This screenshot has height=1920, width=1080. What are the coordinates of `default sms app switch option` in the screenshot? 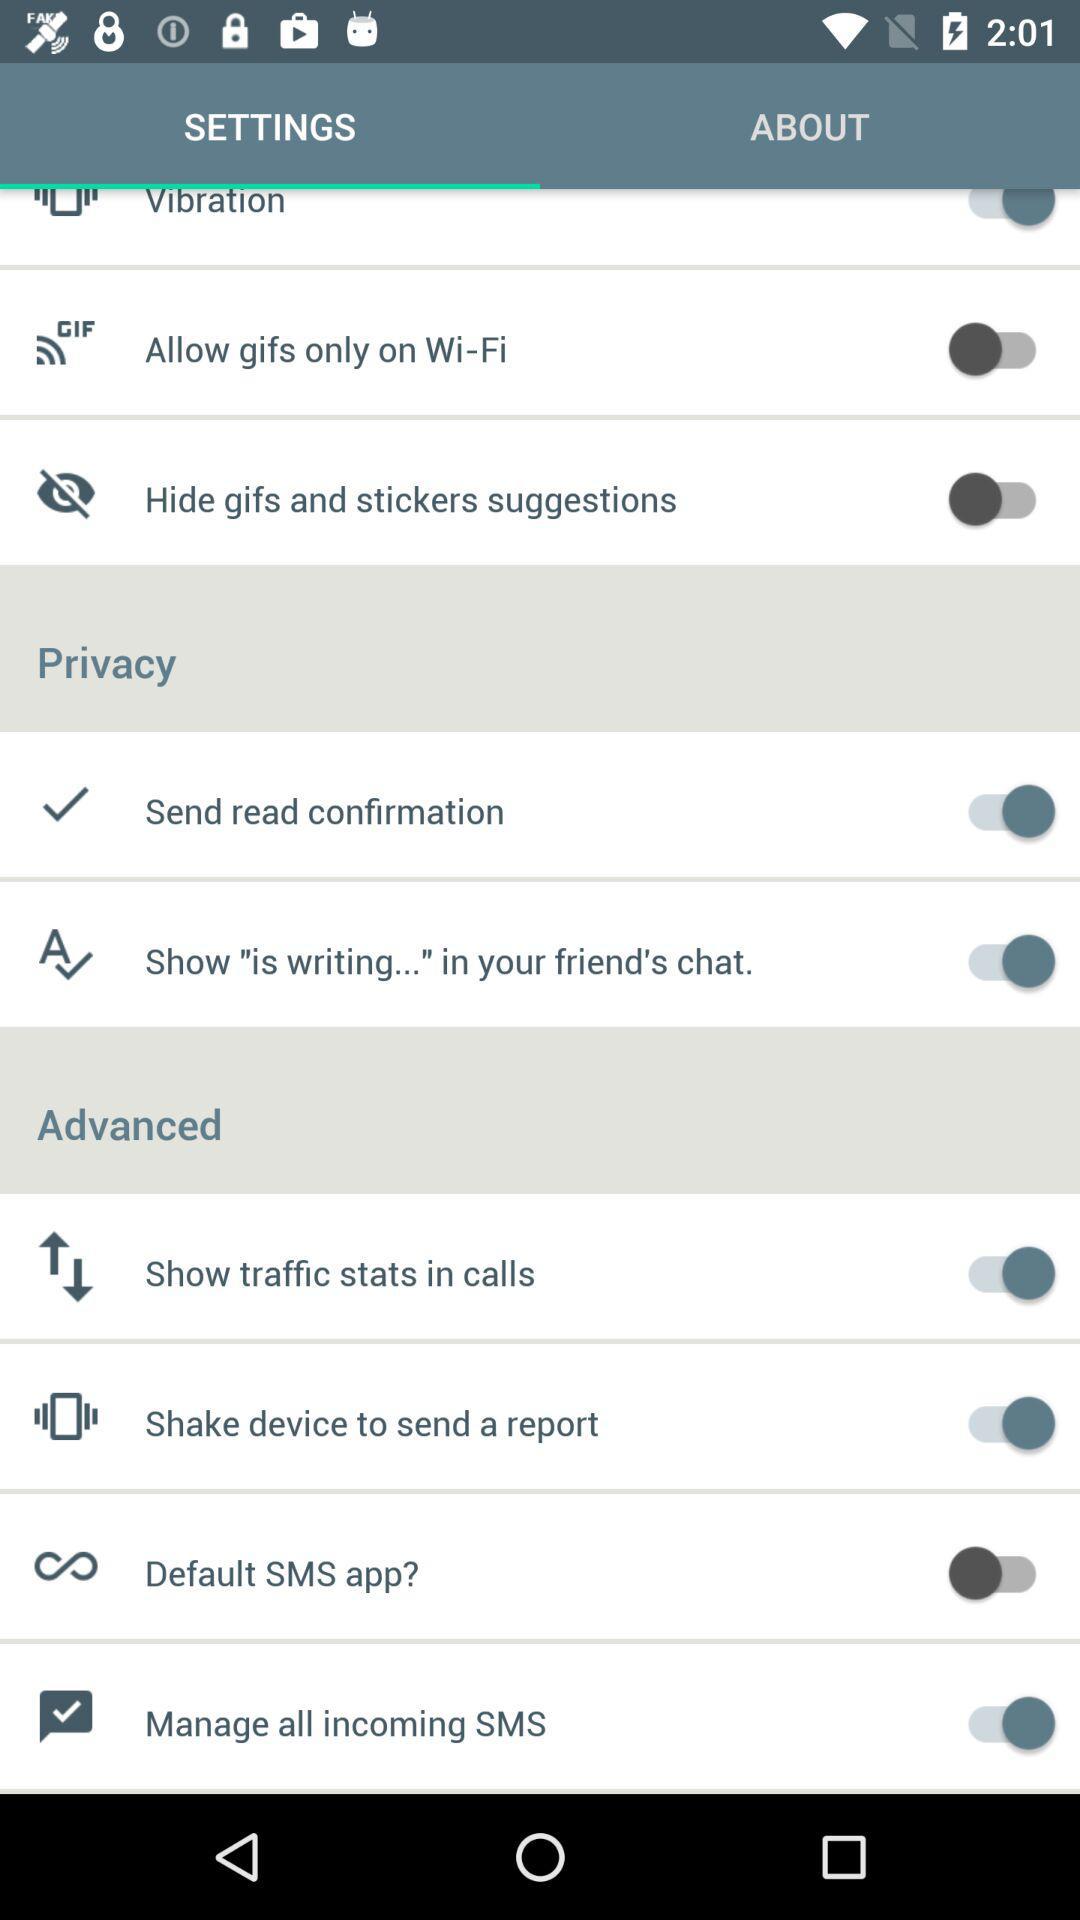 It's located at (1002, 1569).